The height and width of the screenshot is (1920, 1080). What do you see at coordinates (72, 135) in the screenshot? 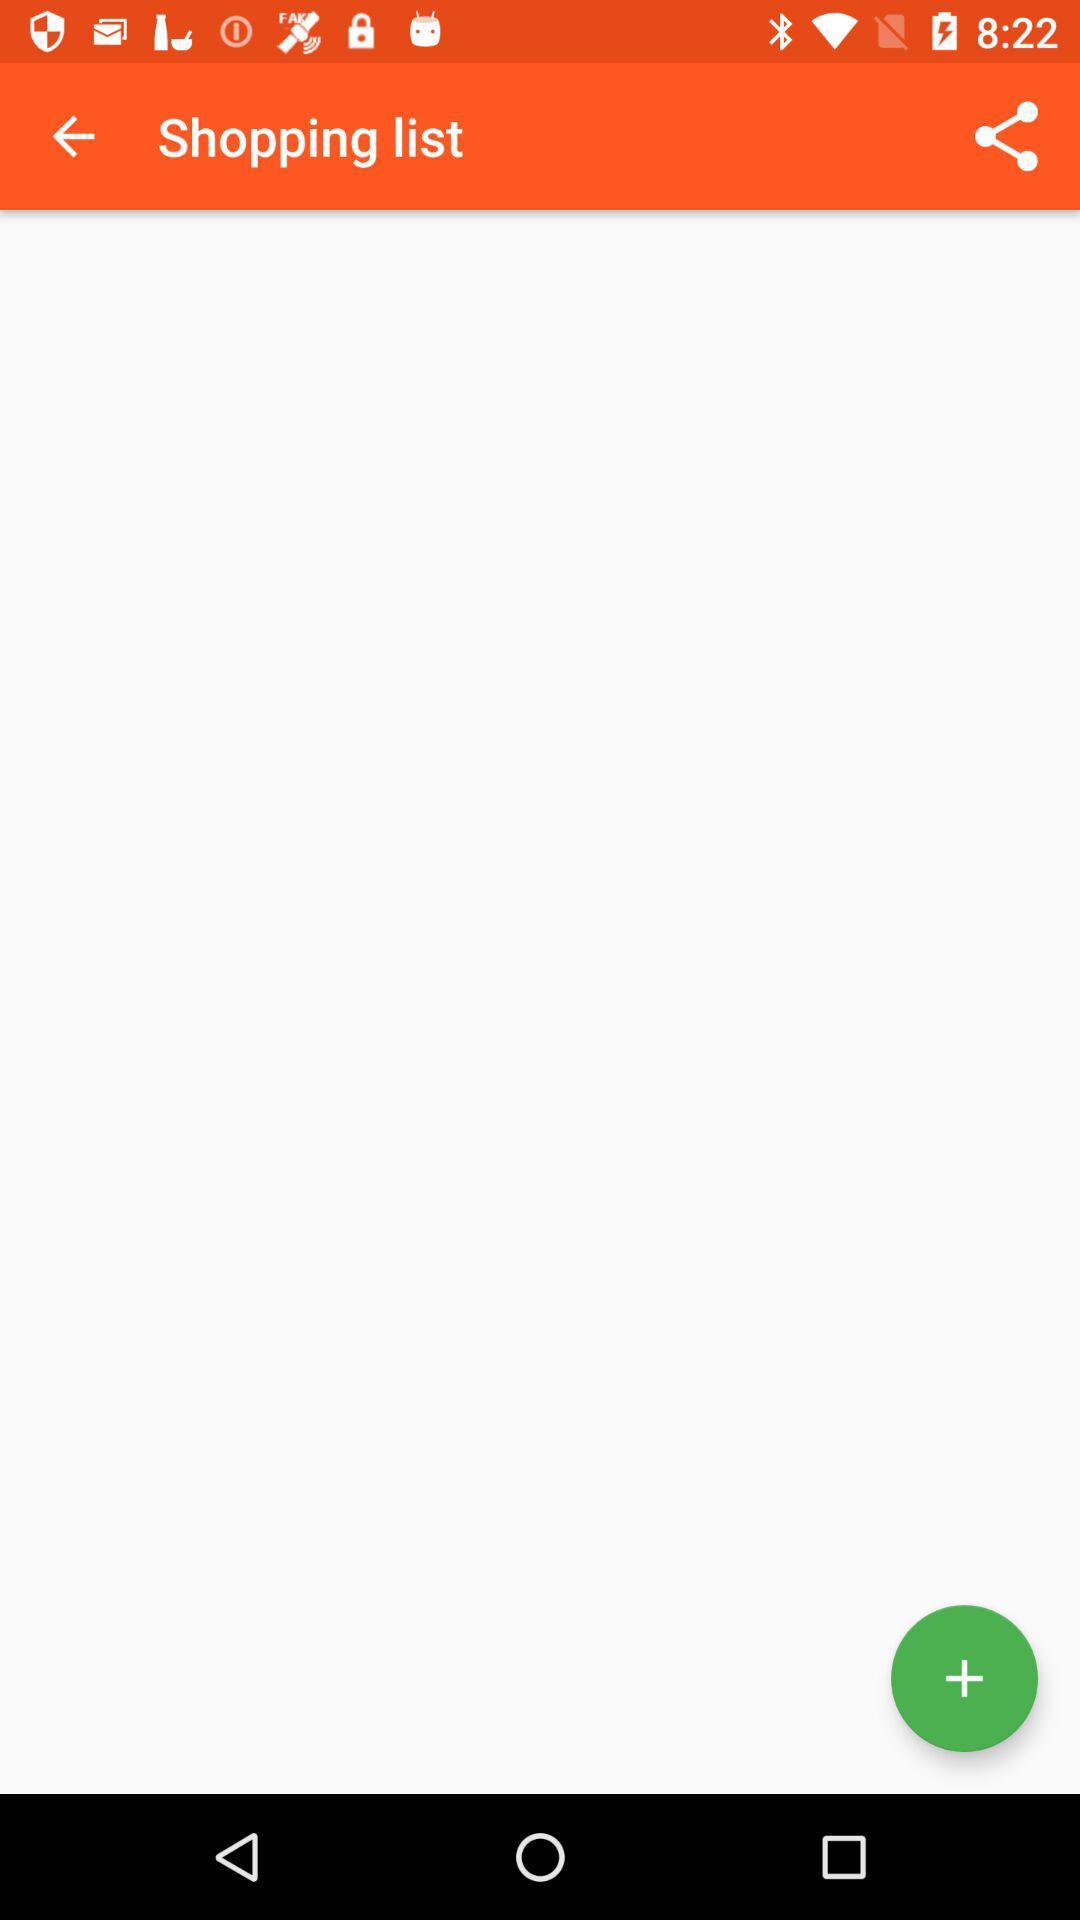
I see `the item to the left of shopping list icon` at bounding box center [72, 135].